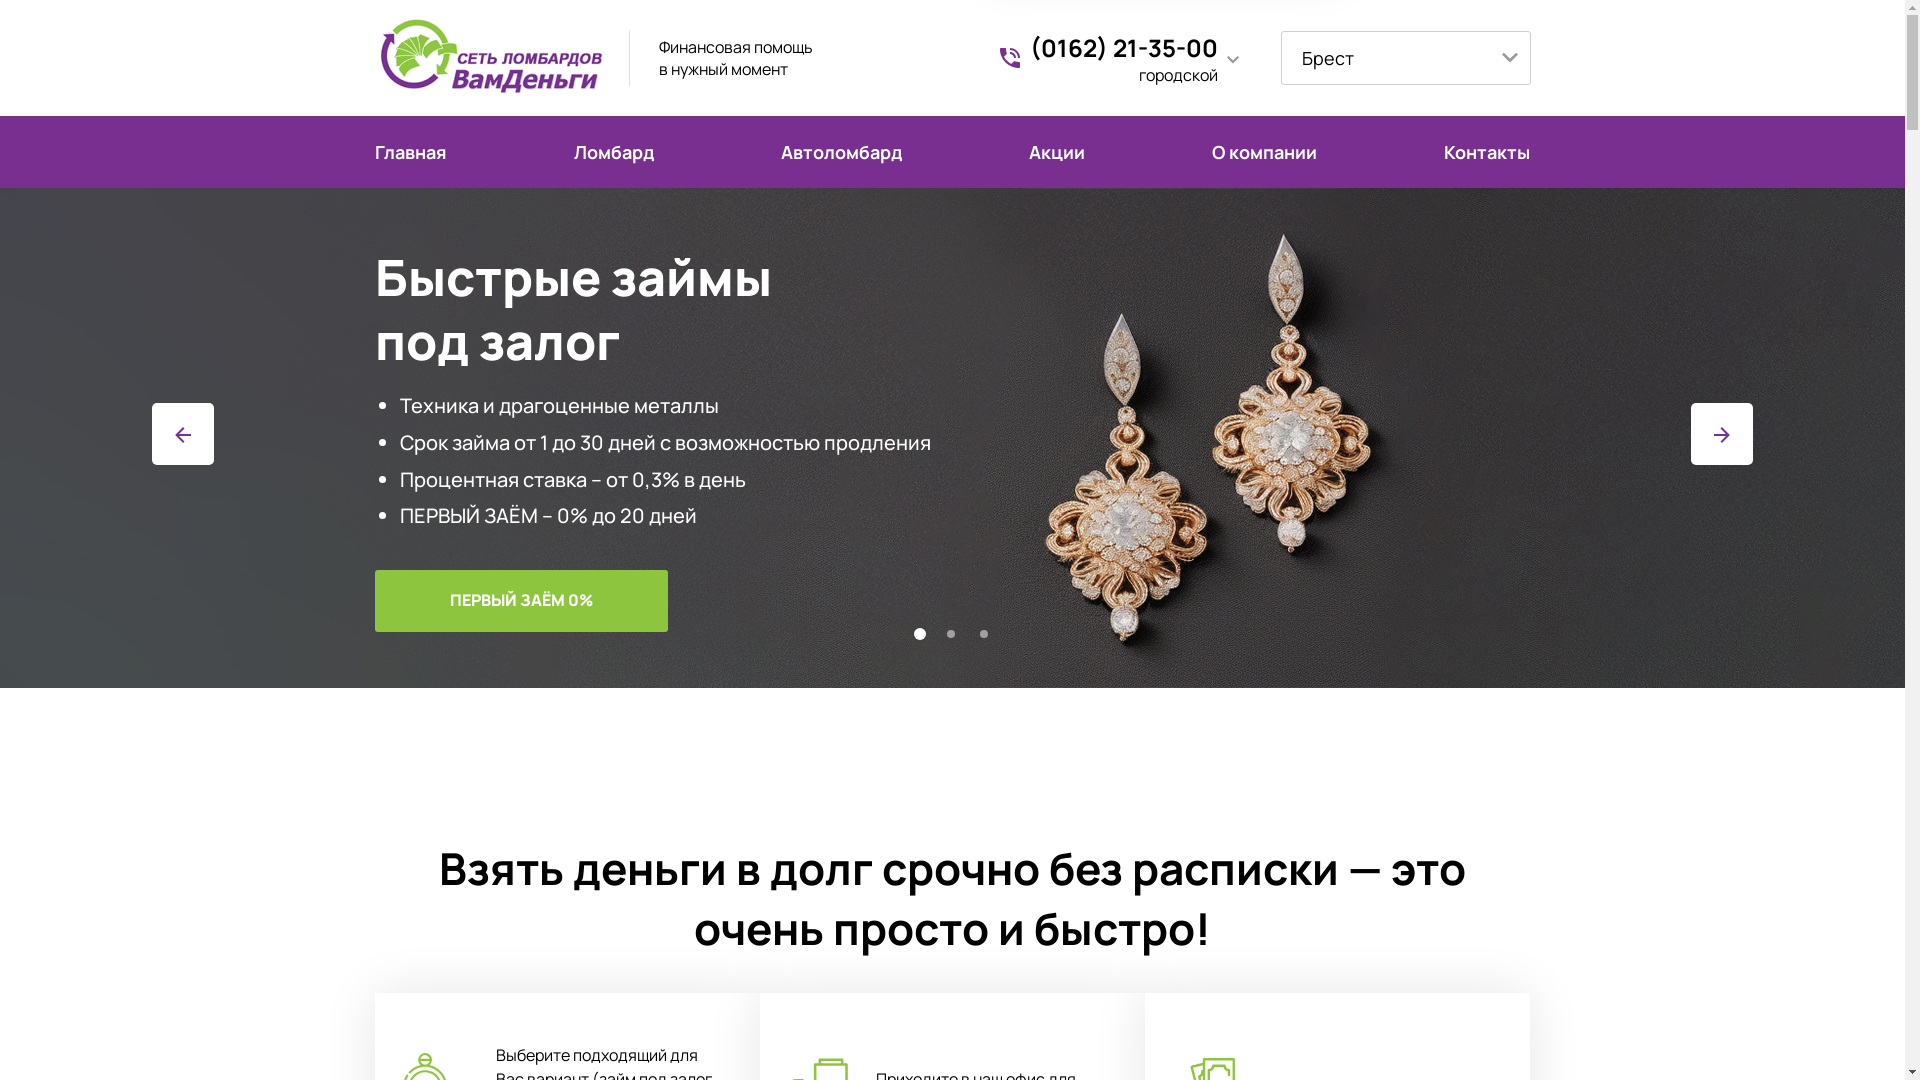 This screenshot has width=1920, height=1080. What do you see at coordinates (955, 637) in the screenshot?
I see `'2'` at bounding box center [955, 637].